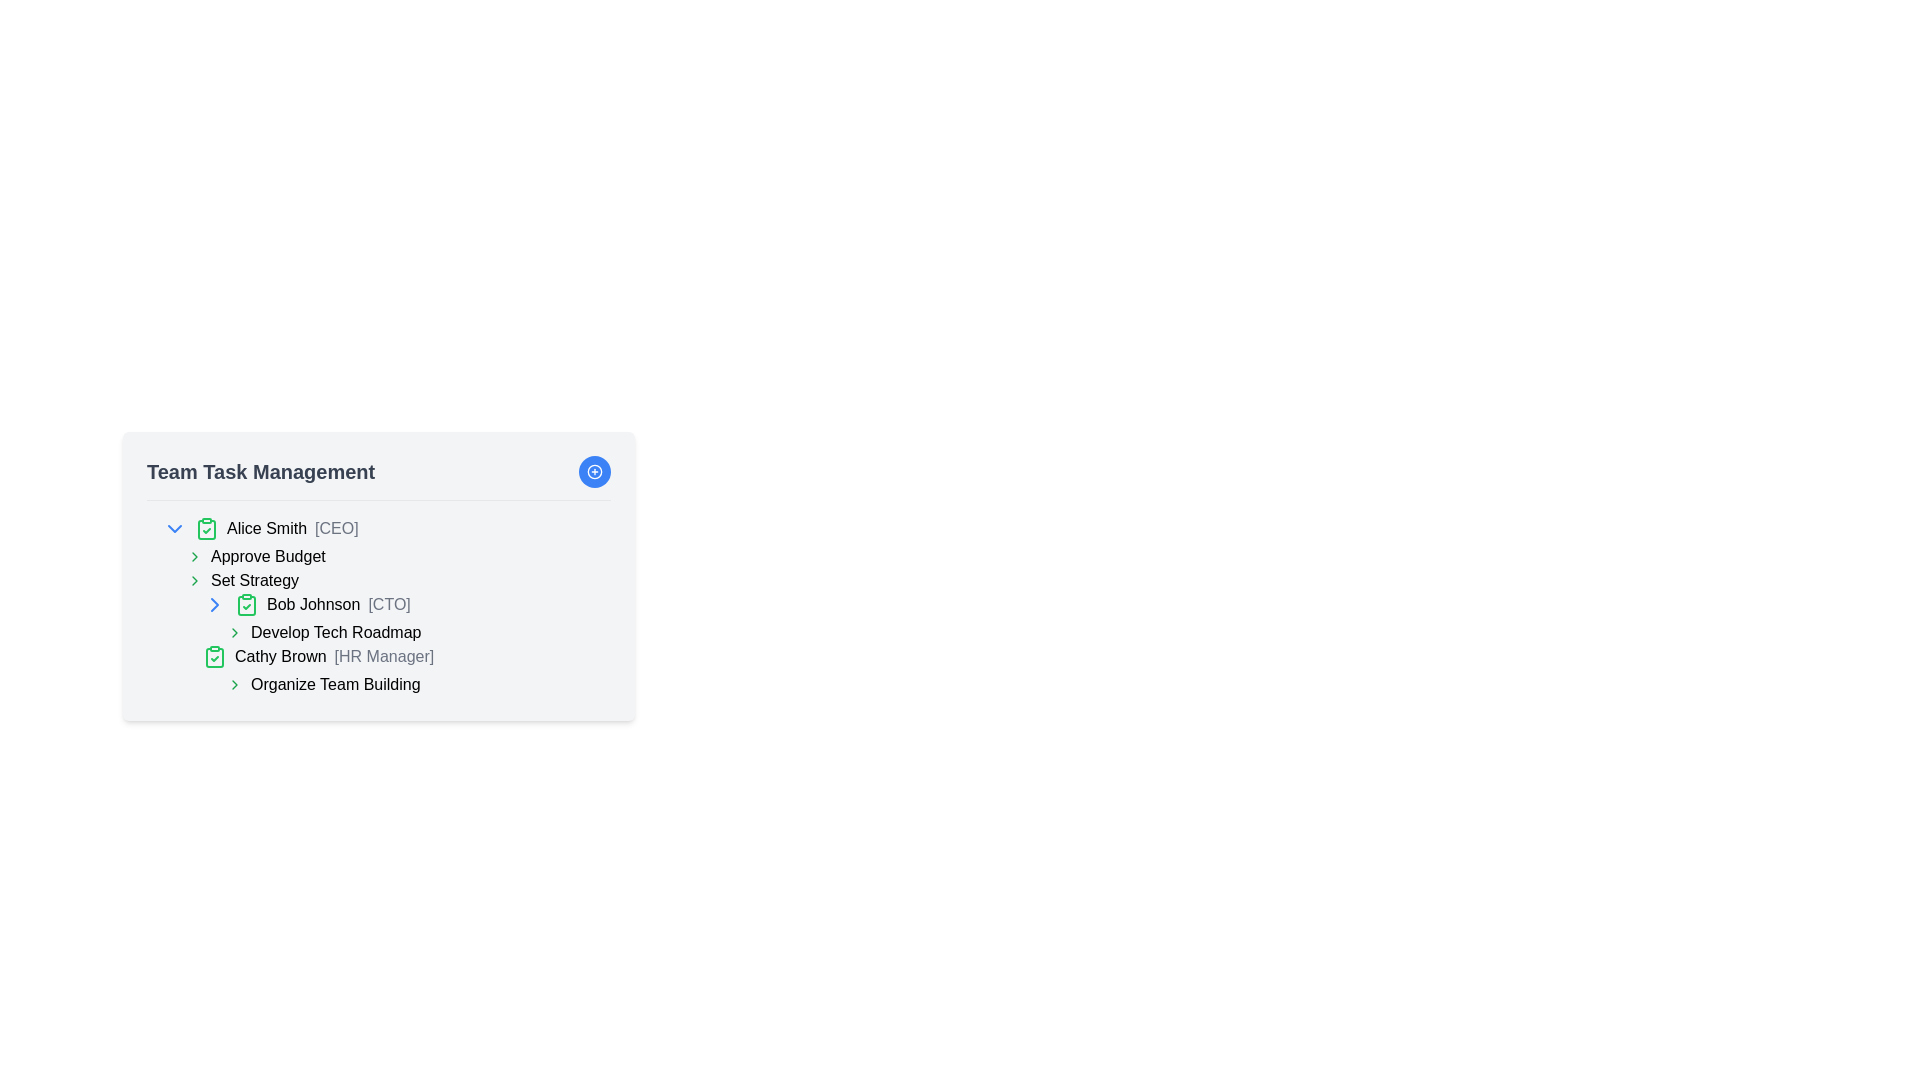  Describe the element at coordinates (338, 604) in the screenshot. I see `the label representing the name and role of an individual in the task management system, which is the third item under 'Set Strategy' and located to the right of a green checkmark icon` at that location.